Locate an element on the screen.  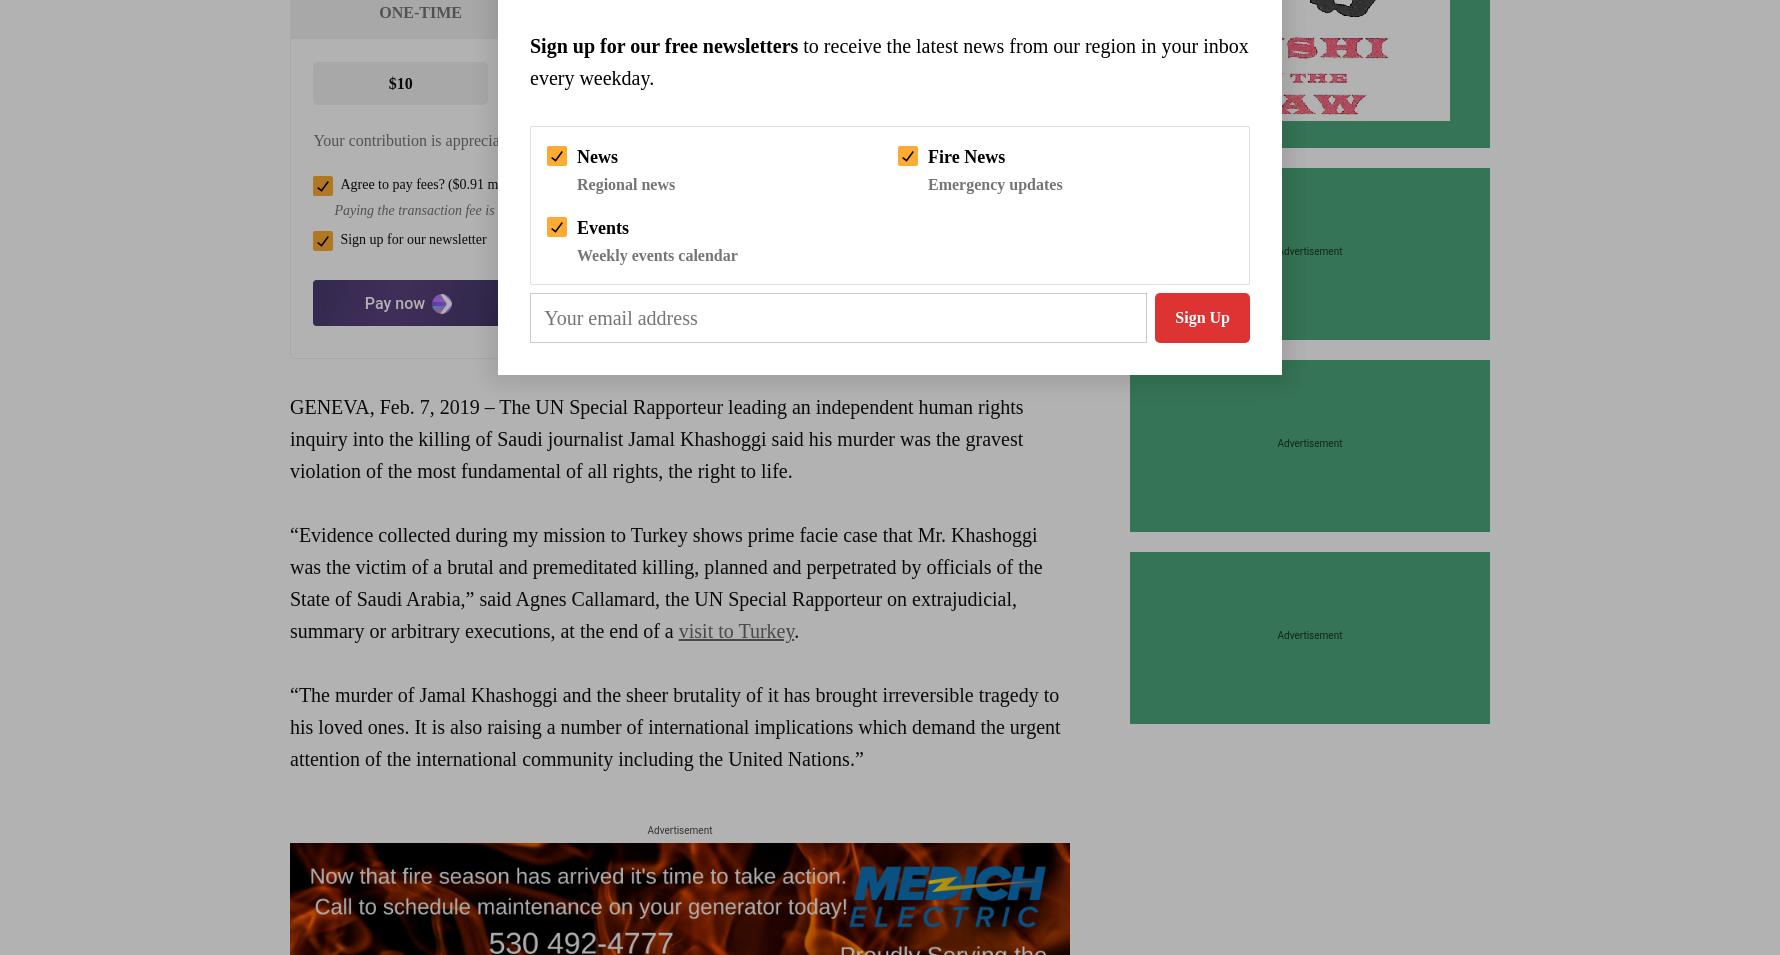
'to receive the latest news from our region in your inbox every weekday.' is located at coordinates (887, 60).